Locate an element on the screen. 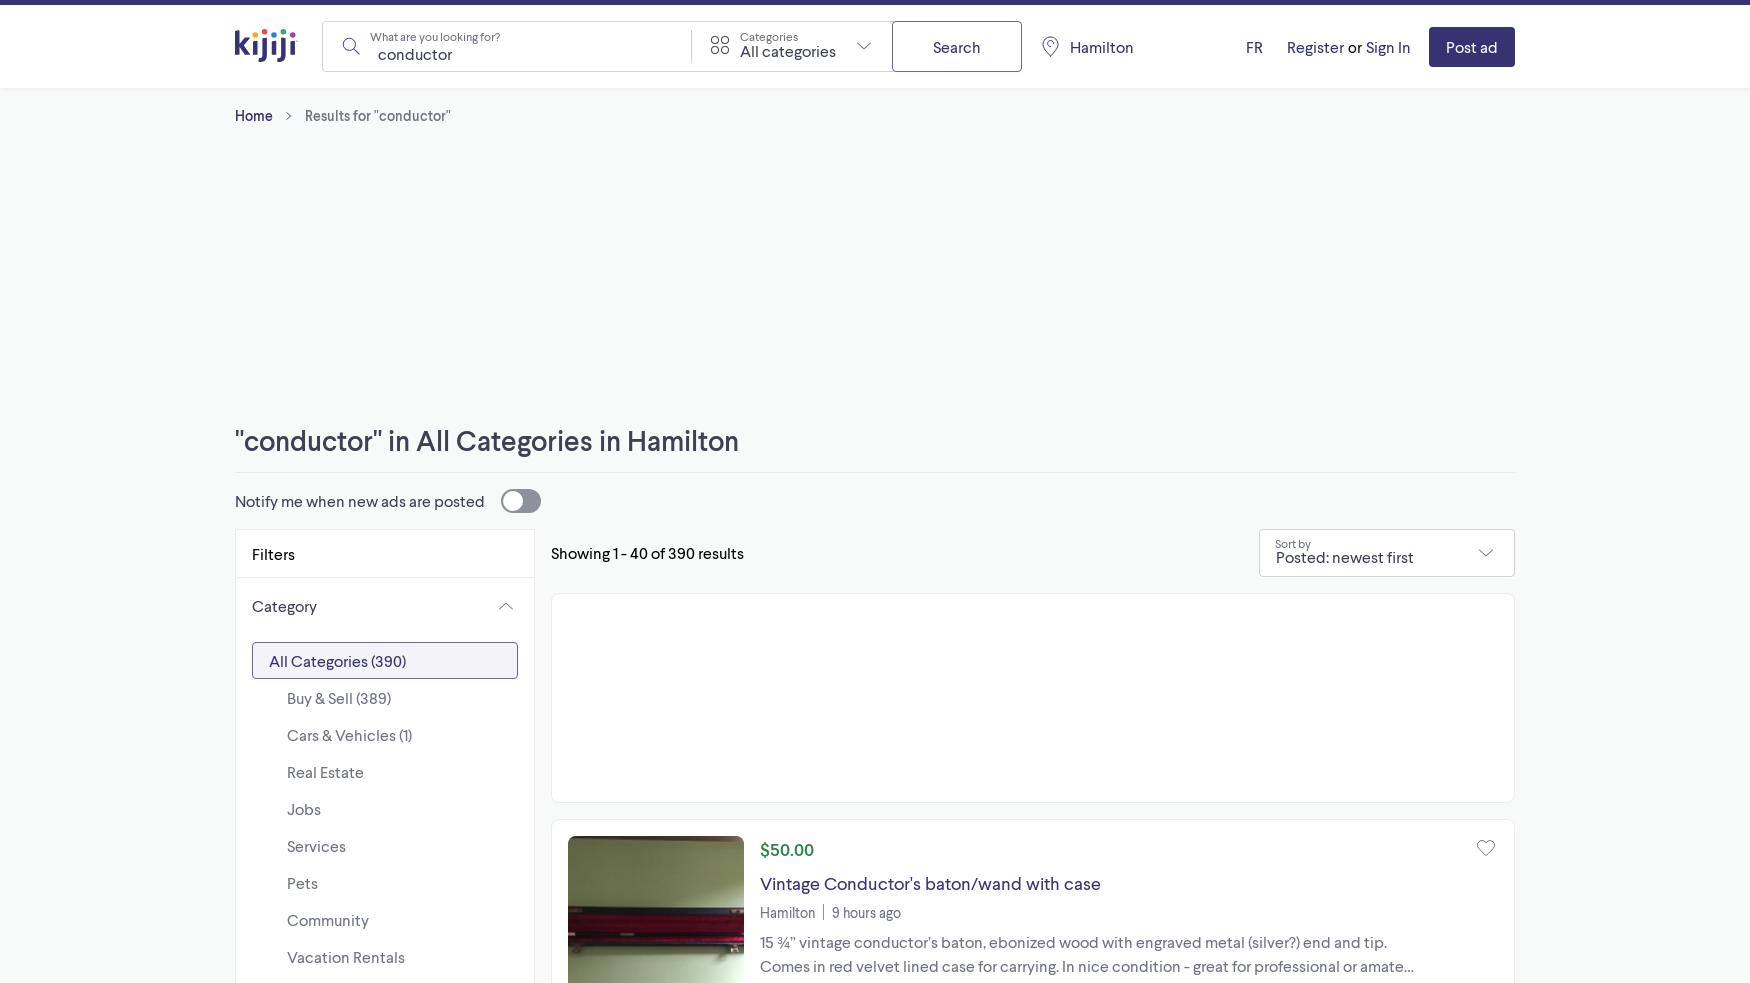 This screenshot has height=983, width=1750. 'Services' is located at coordinates (316, 845).